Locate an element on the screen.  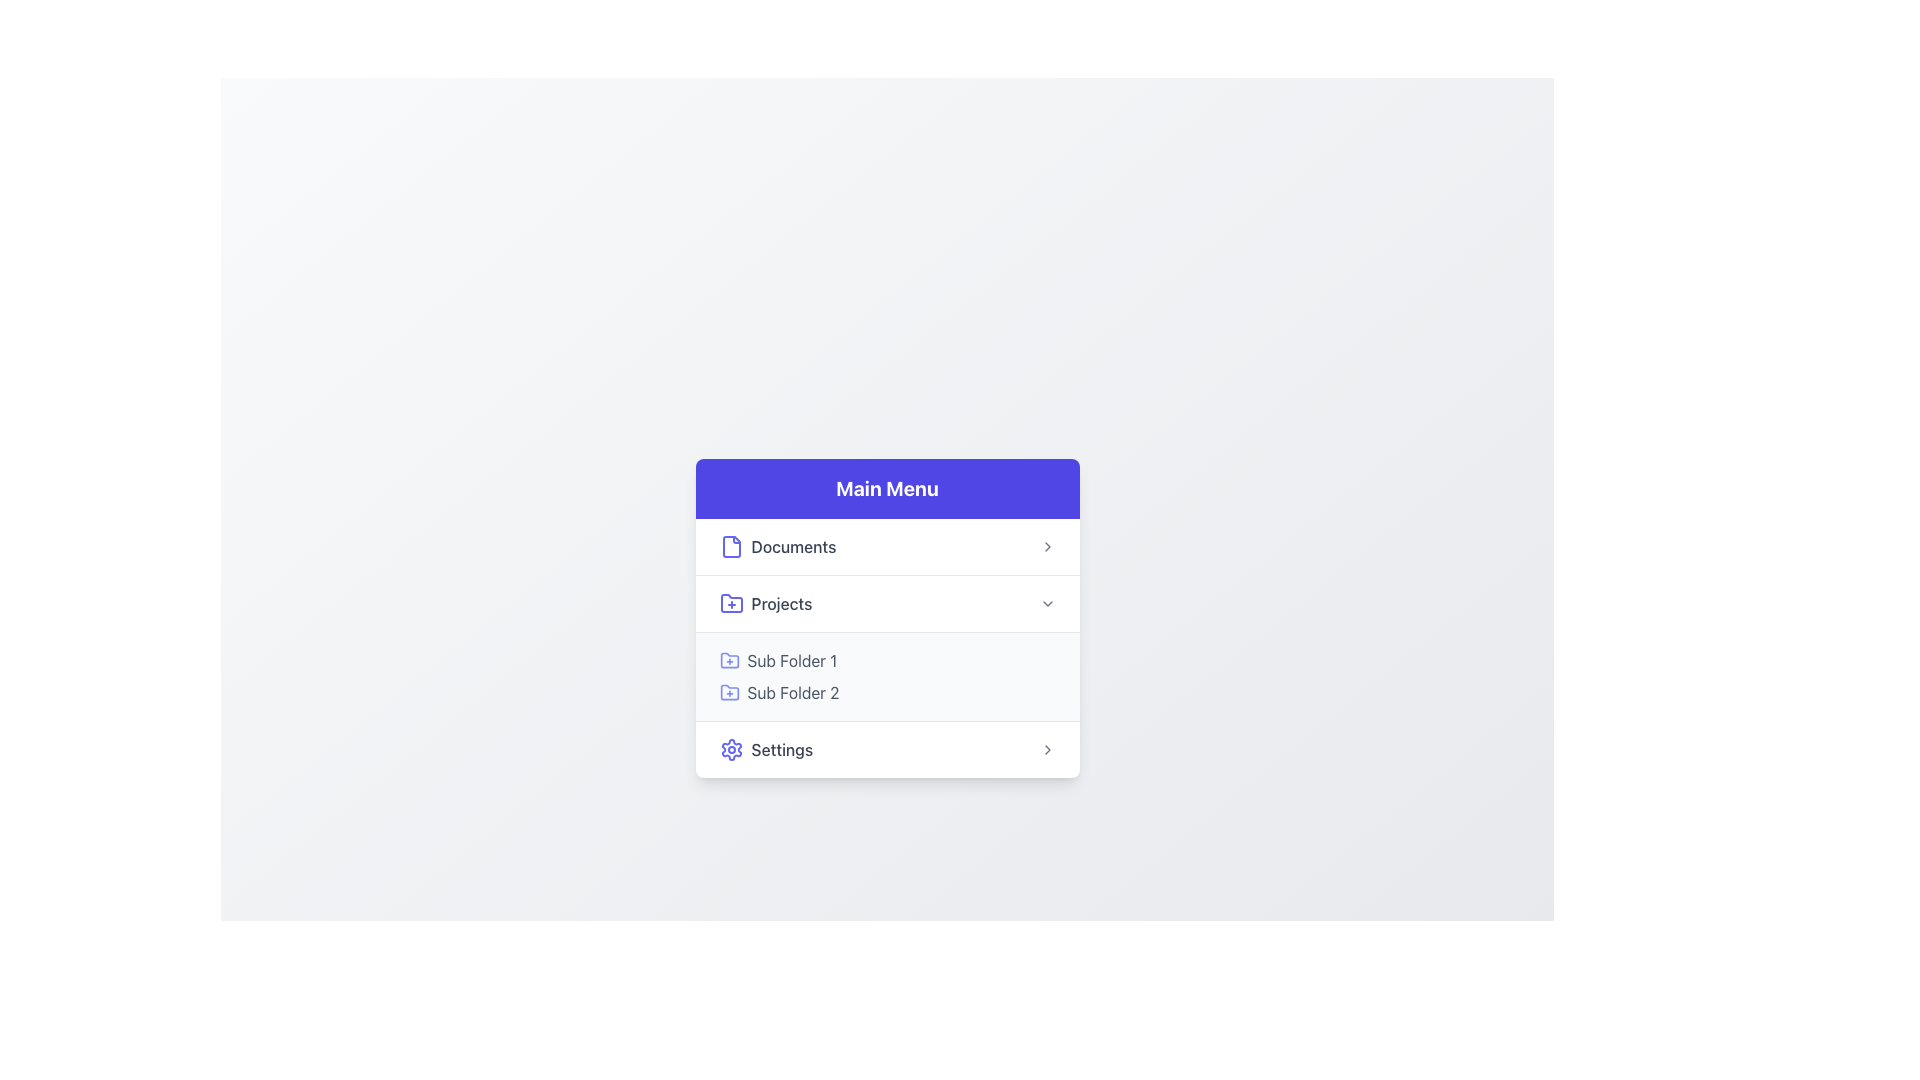
the collapsible menu item under the 'Projects' section of the 'Main Menu' is located at coordinates (886, 648).